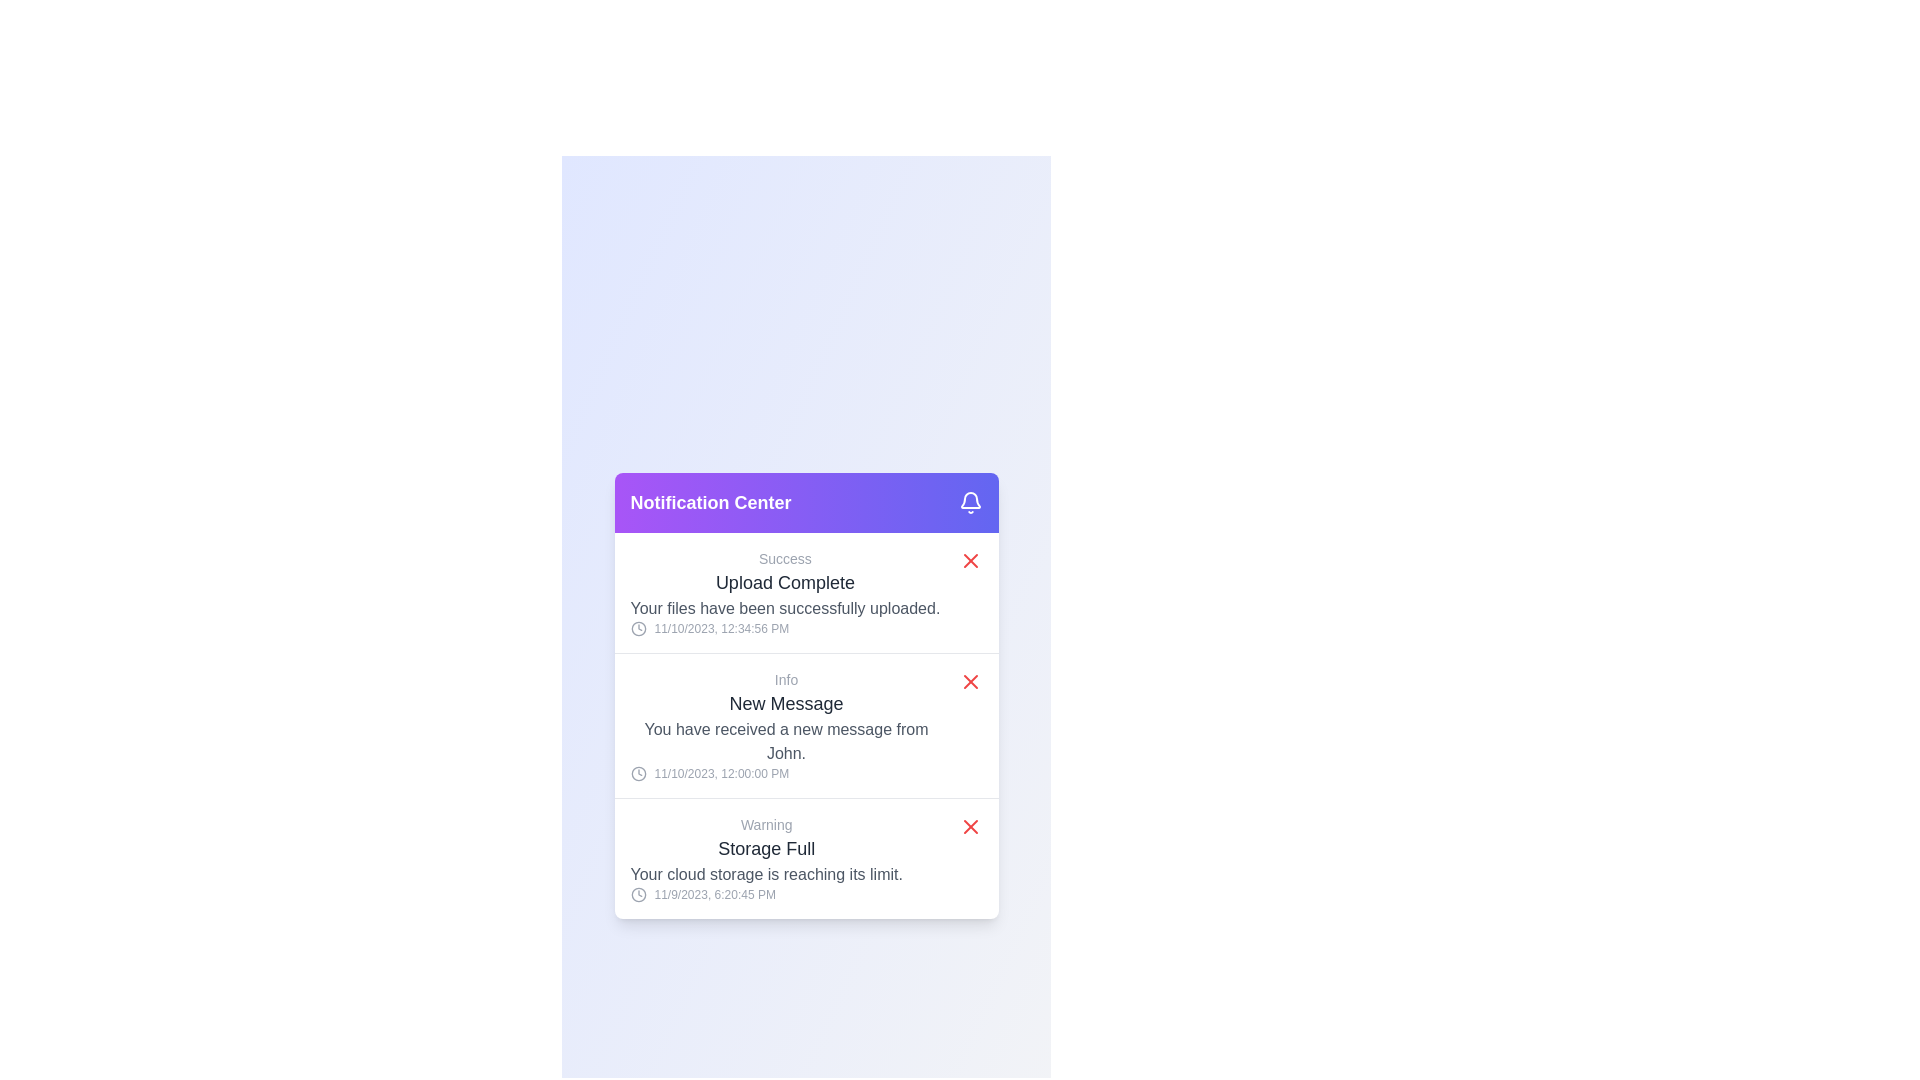  I want to click on the close button of the 'Upload Complete' notification to change its visual state, so click(970, 560).